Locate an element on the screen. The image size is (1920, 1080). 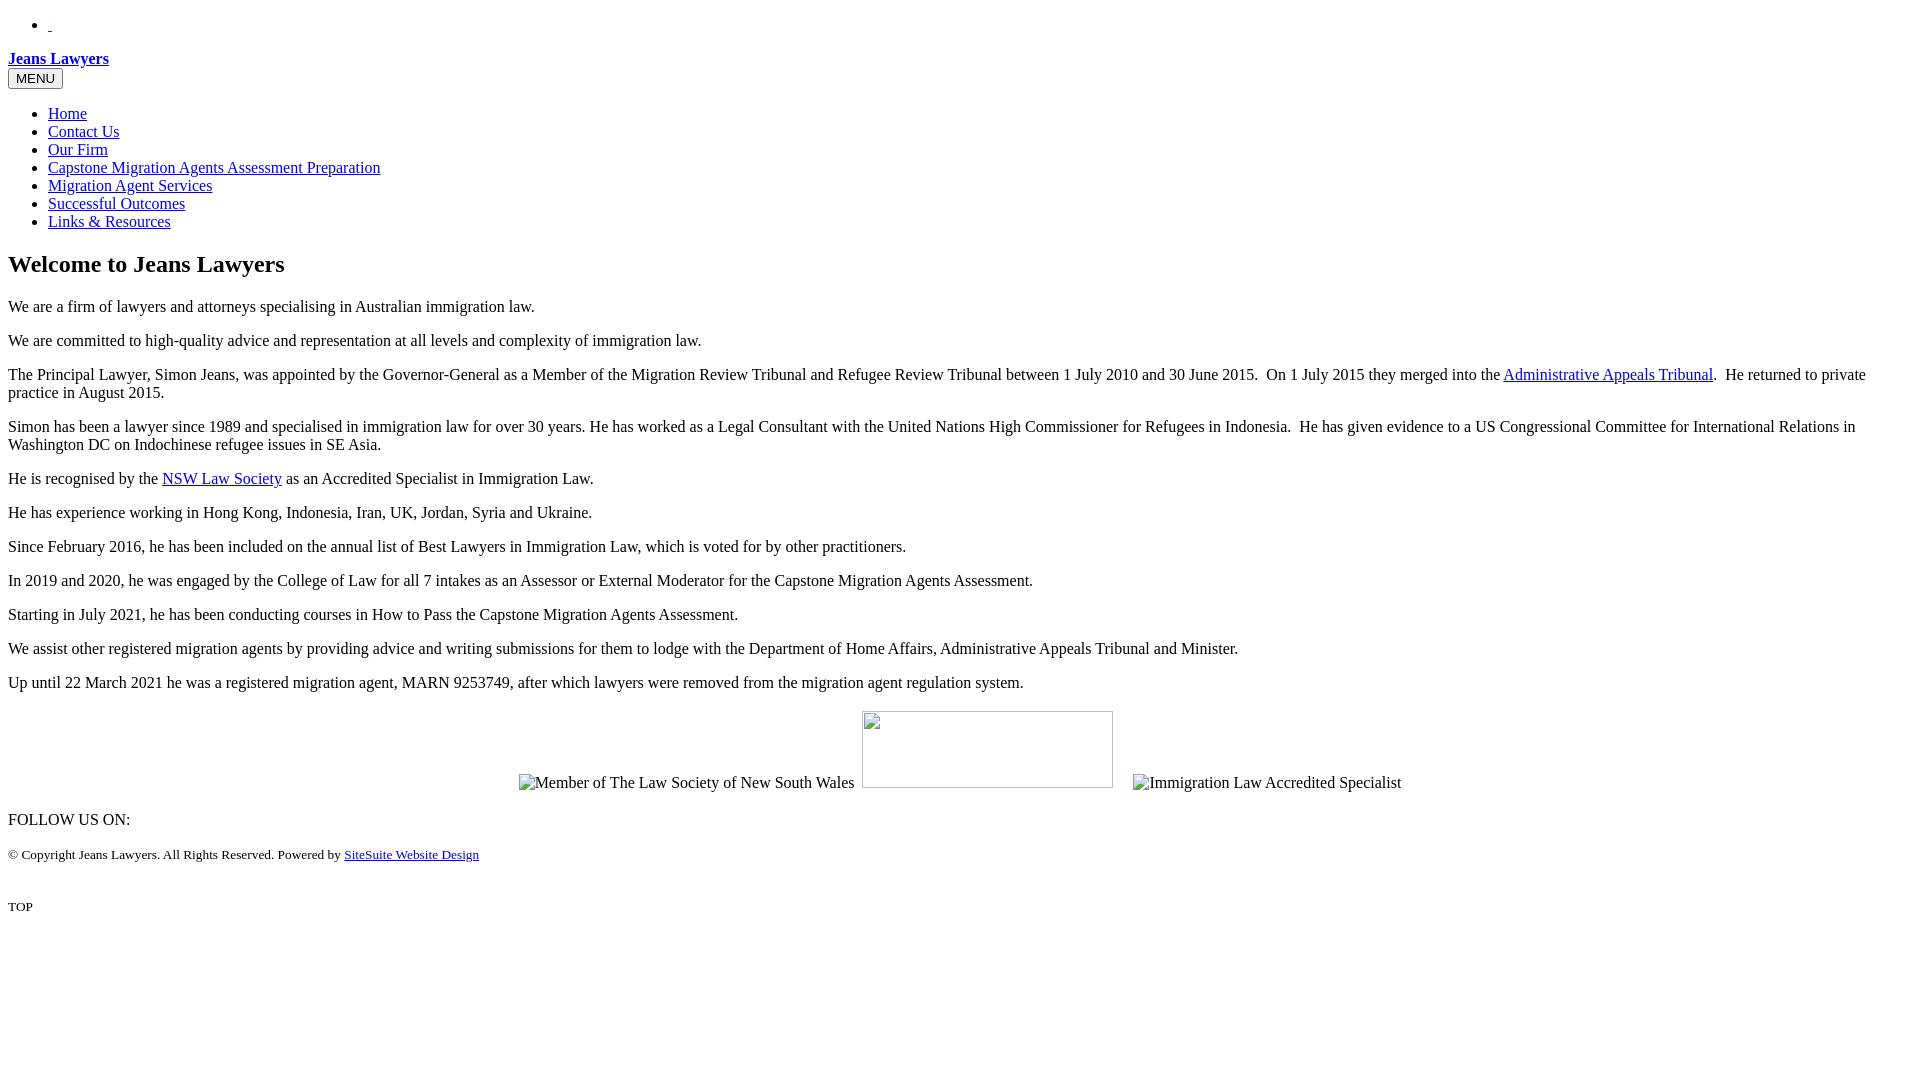
'Home' is located at coordinates (67, 113).